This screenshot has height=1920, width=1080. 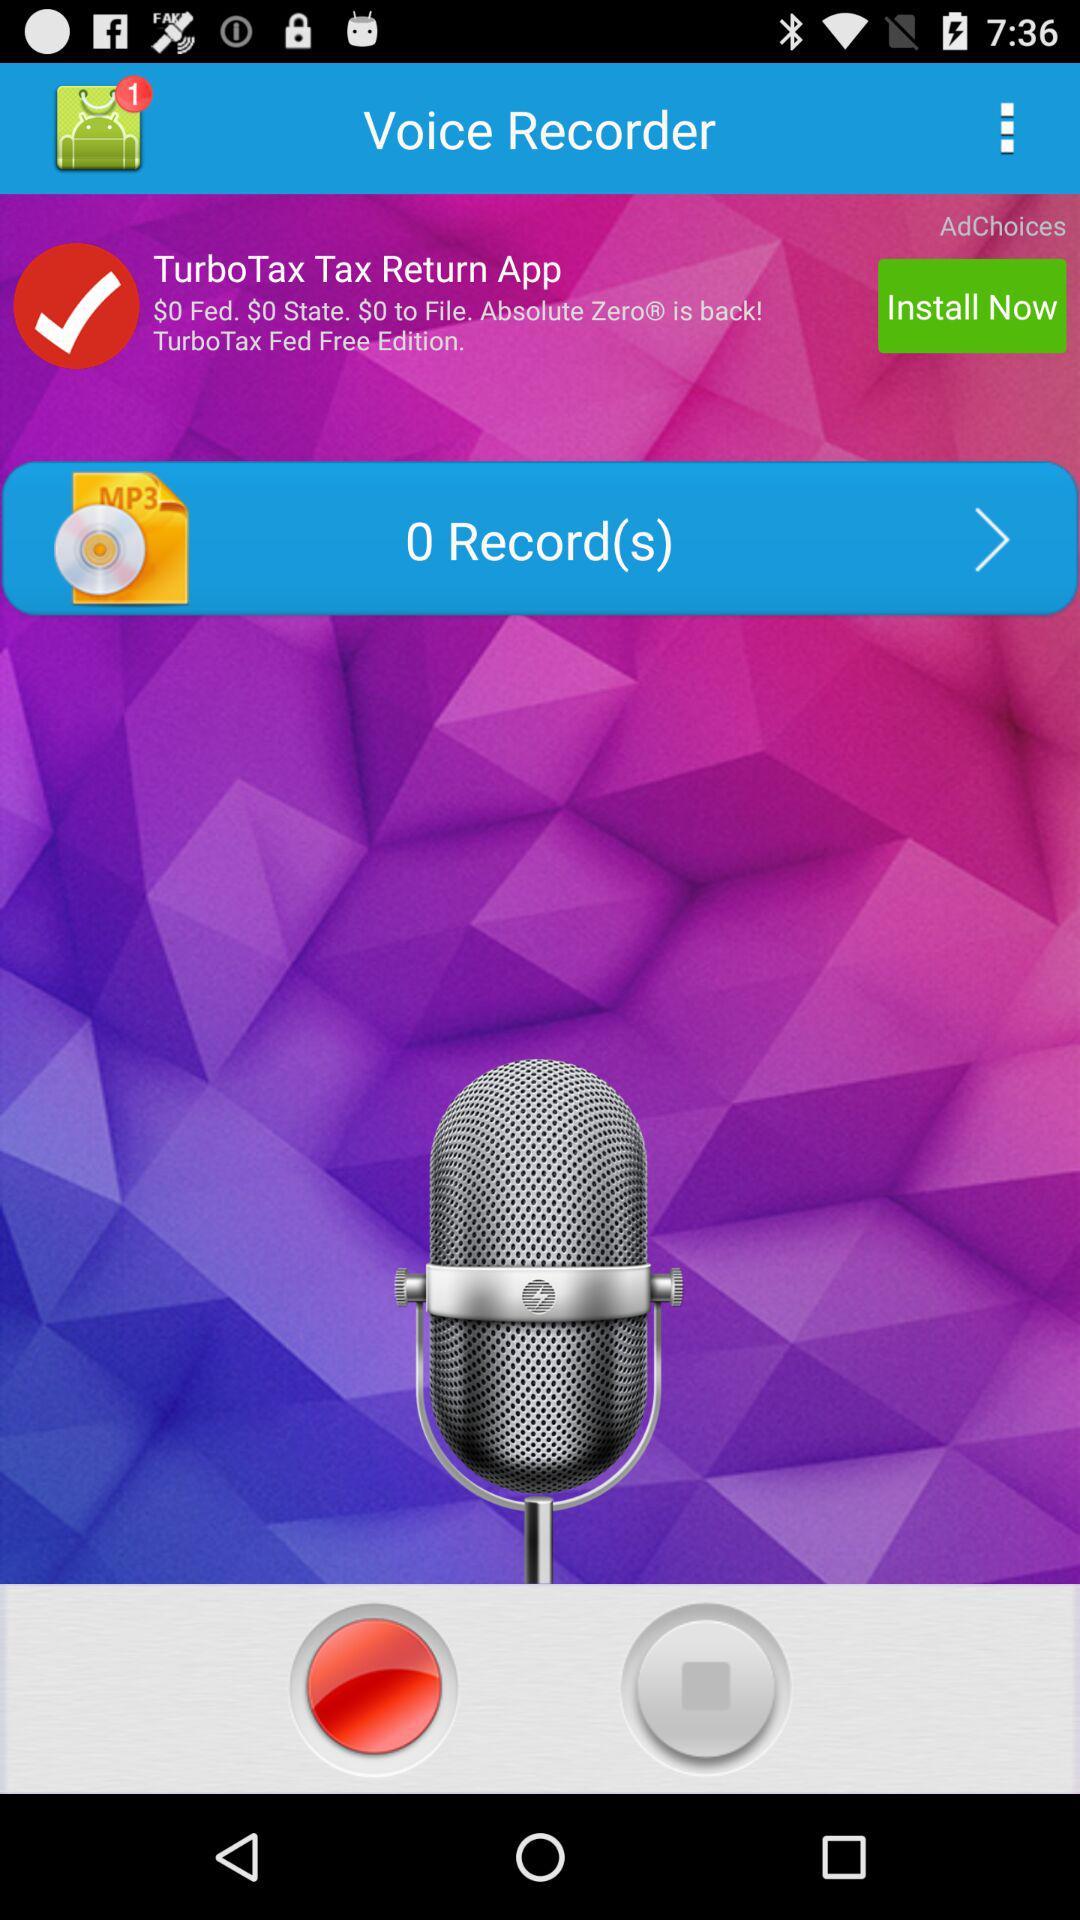 What do you see at coordinates (1006, 127) in the screenshot?
I see `click on 3 dots to open menu` at bounding box center [1006, 127].